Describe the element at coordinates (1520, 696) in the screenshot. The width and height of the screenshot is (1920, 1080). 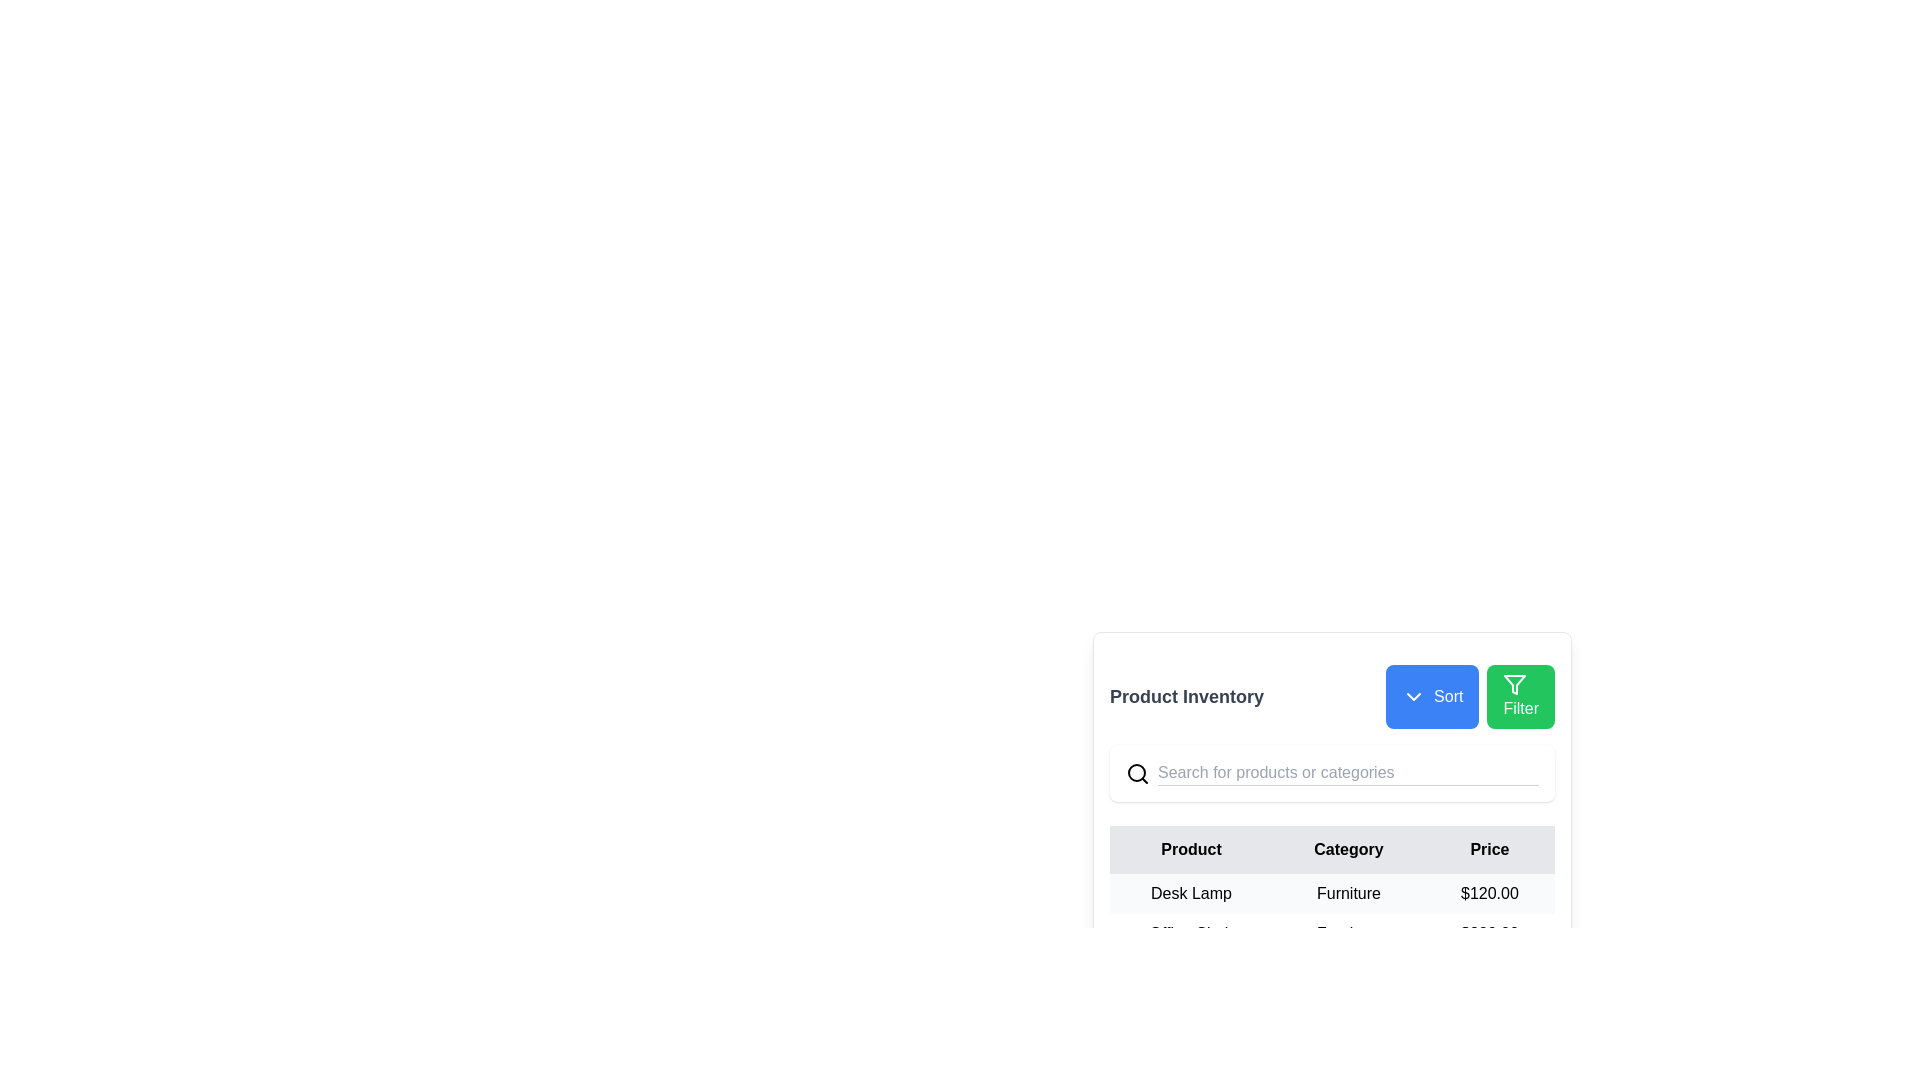
I see `the filter button located at the top-right corner of the product inventory table` at that location.